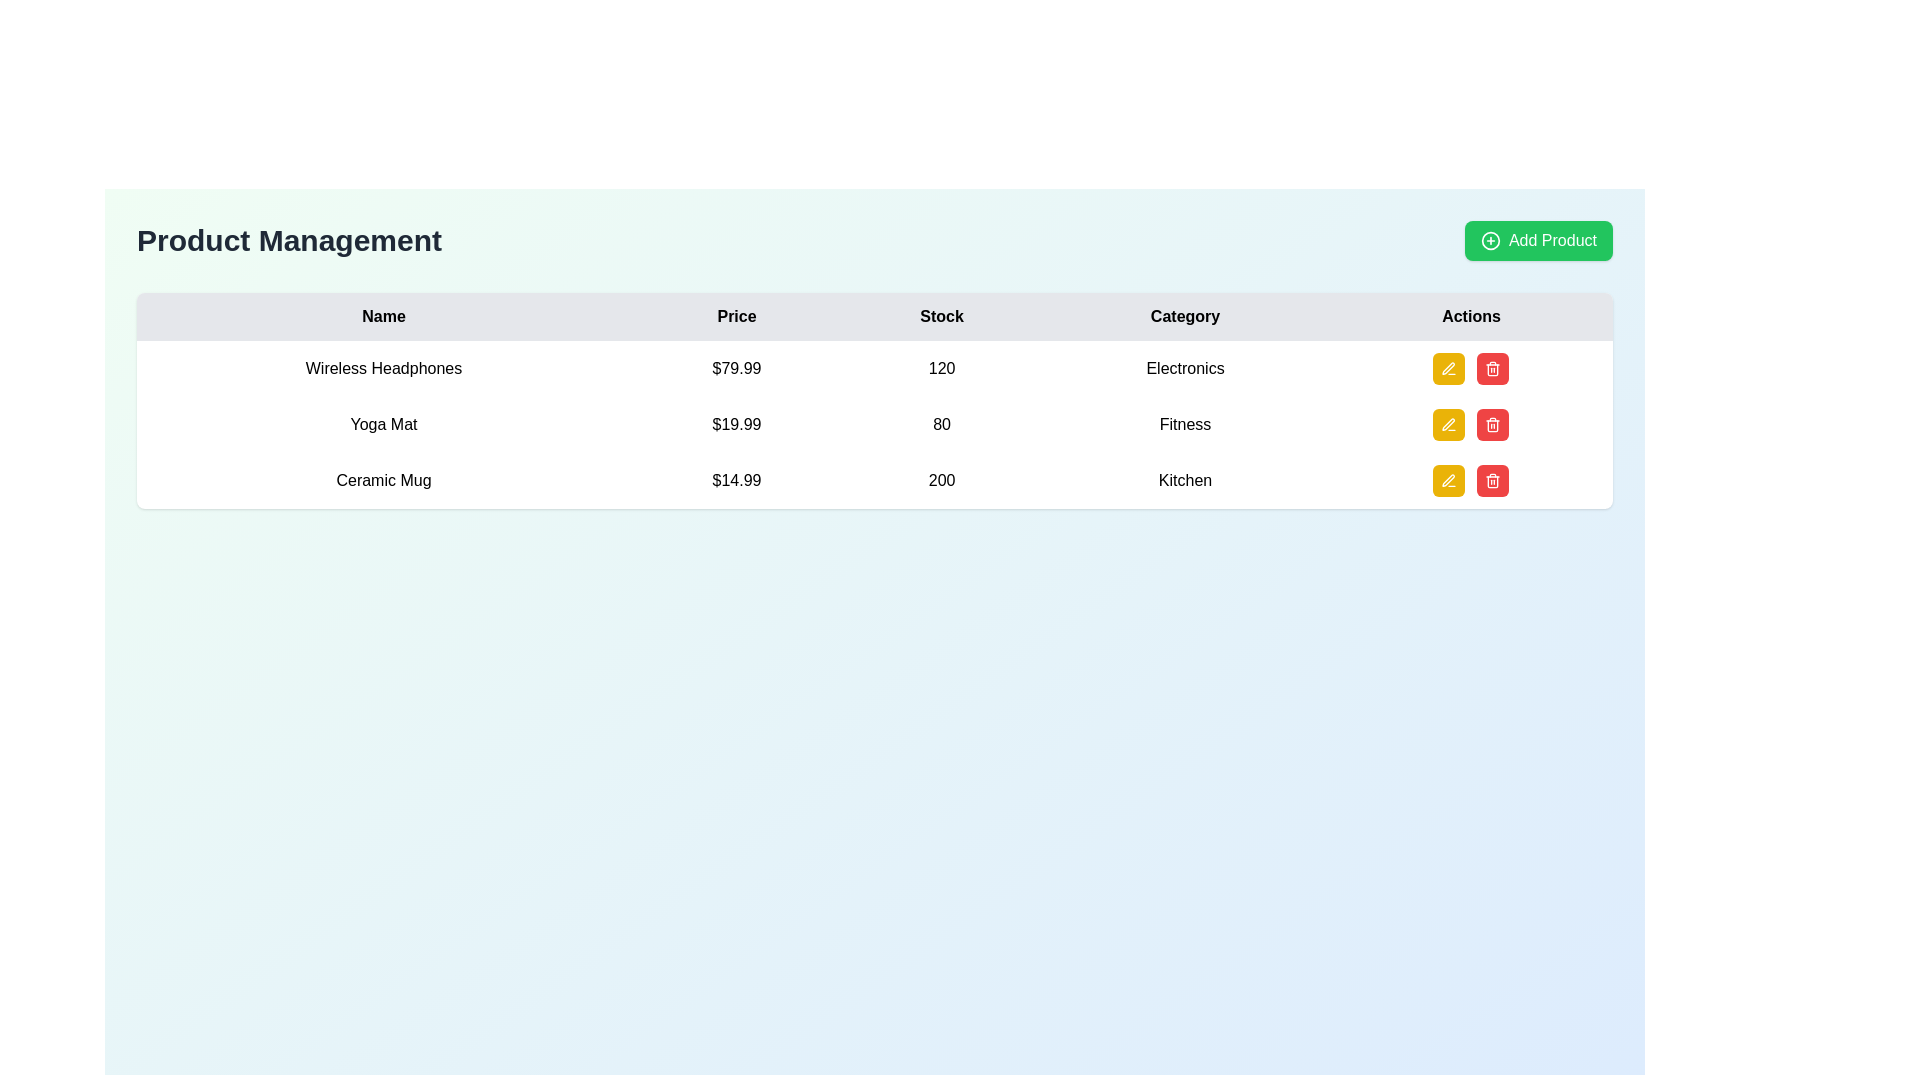 This screenshot has width=1920, height=1080. I want to click on the 'Add Product' button with a vibrant green background and a white plus icon, so click(1537, 239).